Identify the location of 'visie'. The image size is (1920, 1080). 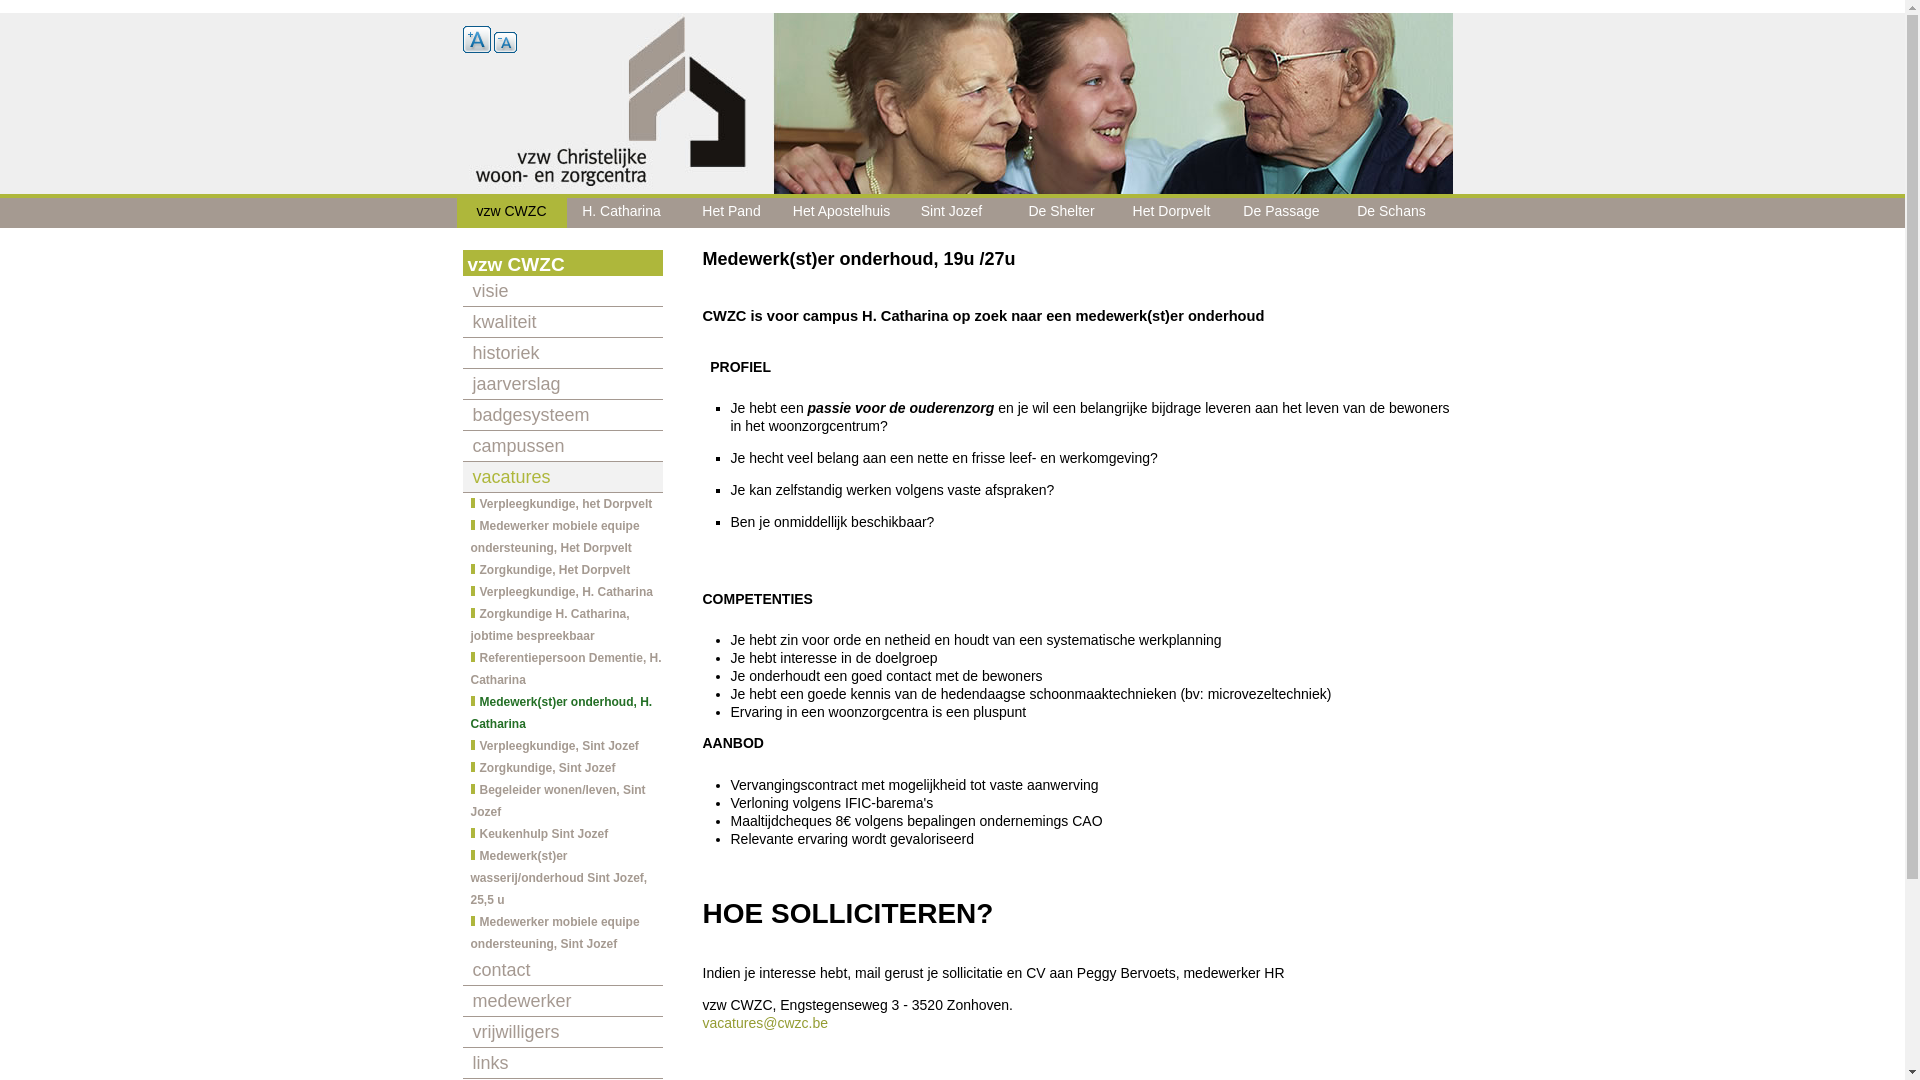
(560, 291).